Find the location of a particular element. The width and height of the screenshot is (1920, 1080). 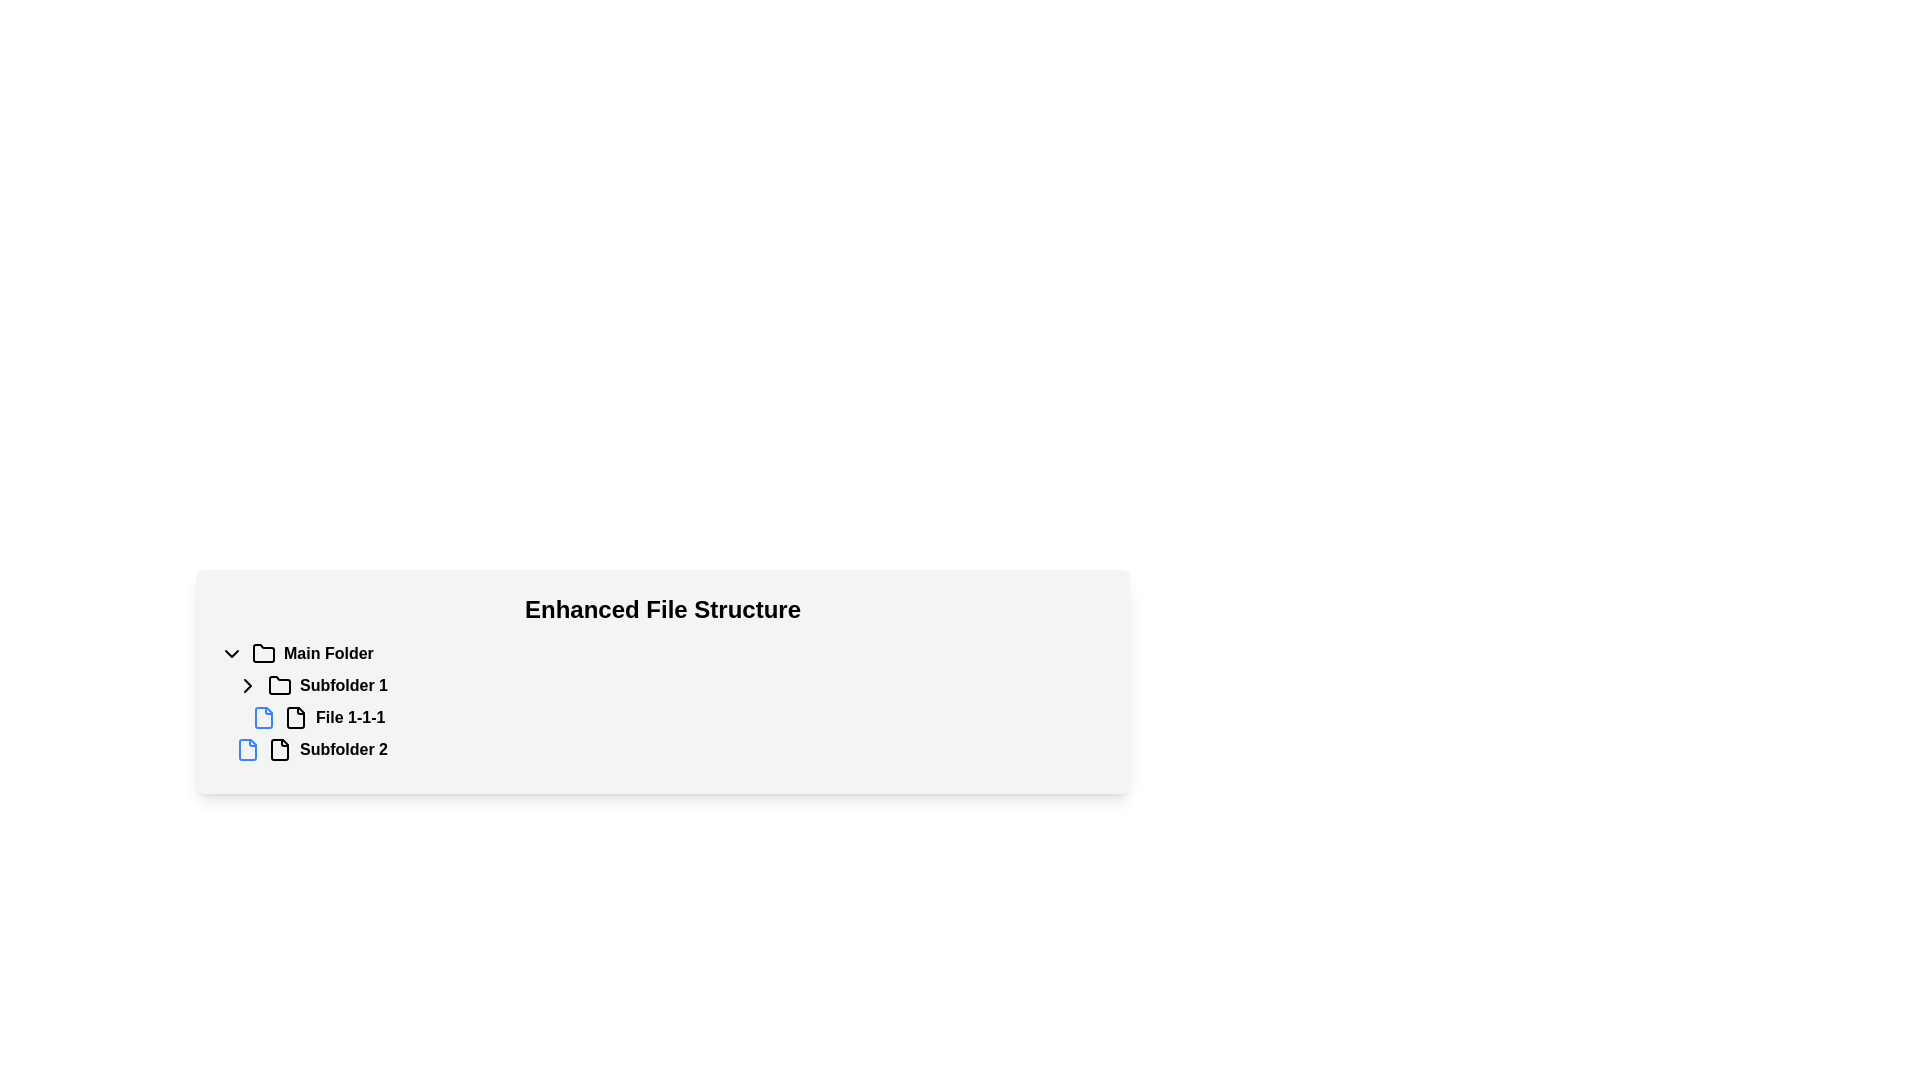

the first file icon with a blue outline located next to the 'Subfolder 2' label in the hierarchical file structure under 'Subfolder 1' is located at coordinates (247, 749).